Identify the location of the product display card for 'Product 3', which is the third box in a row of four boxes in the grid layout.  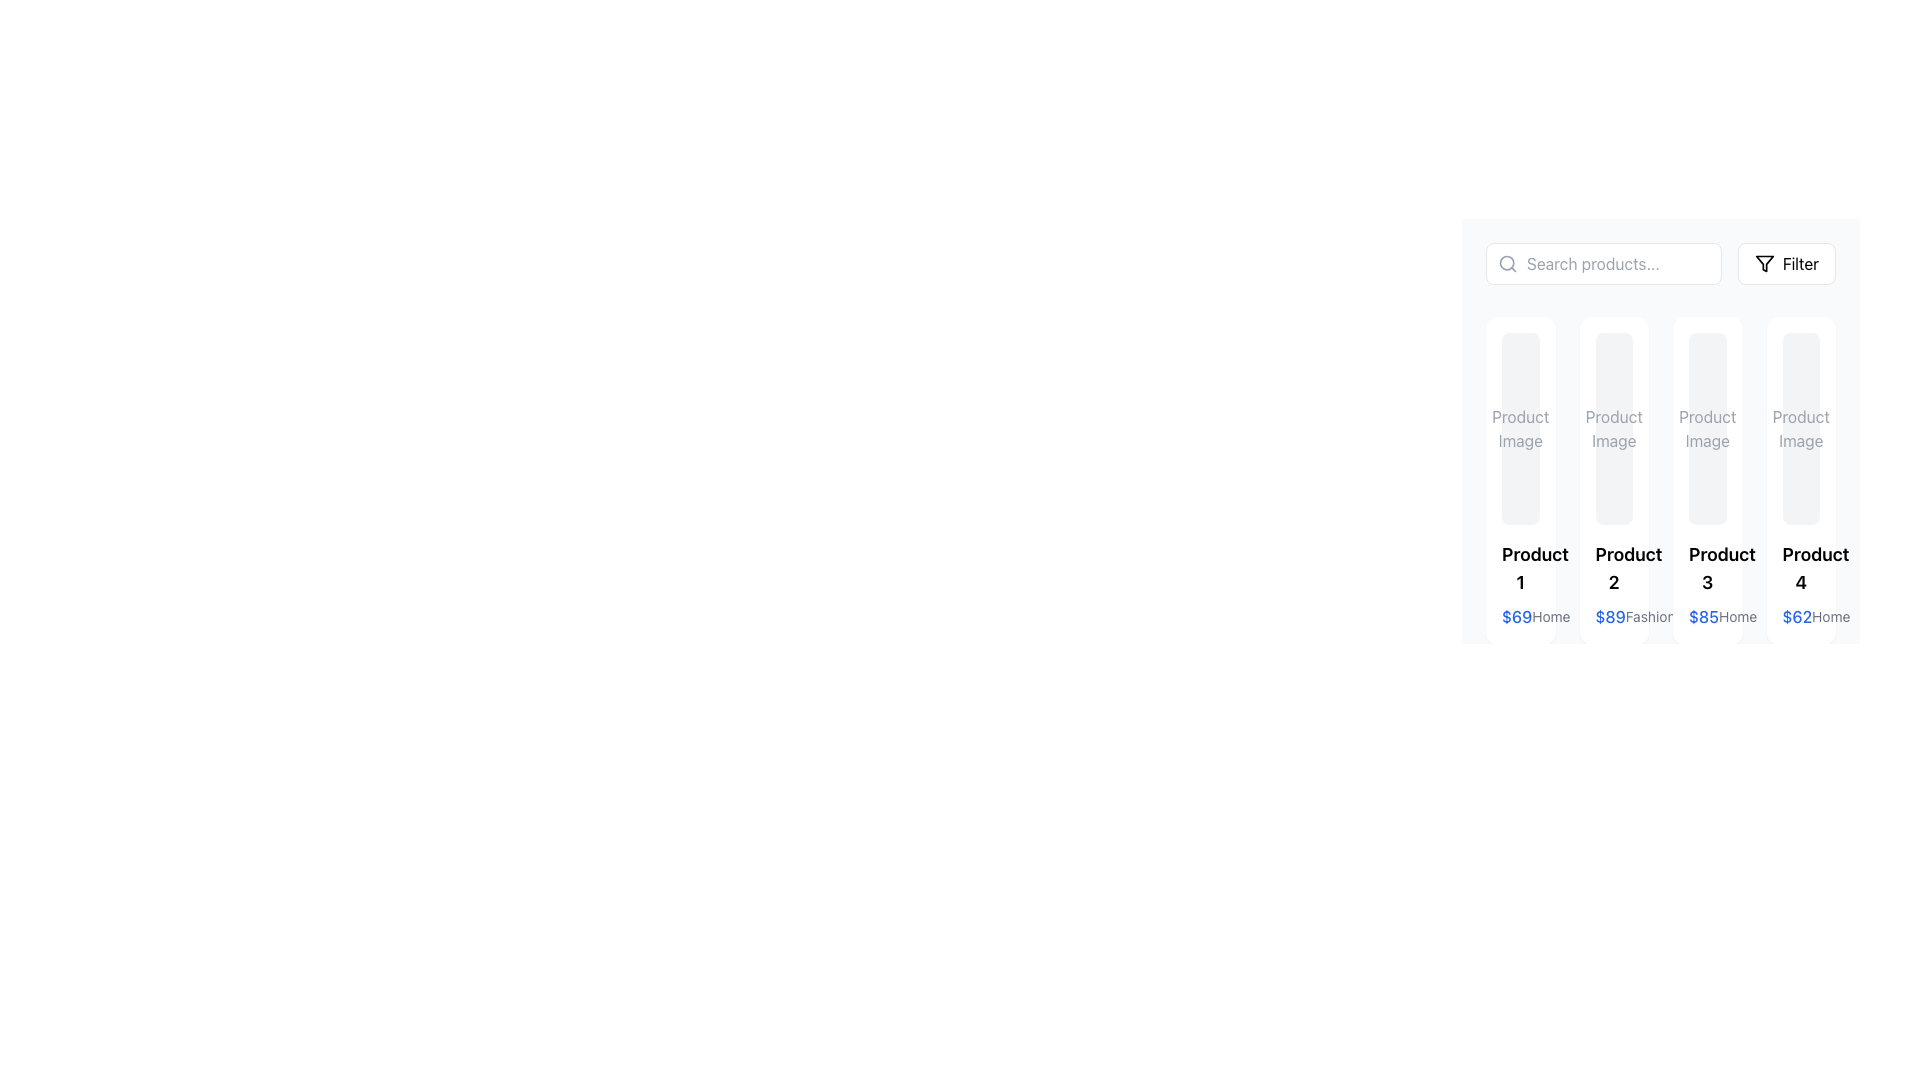
(1660, 418).